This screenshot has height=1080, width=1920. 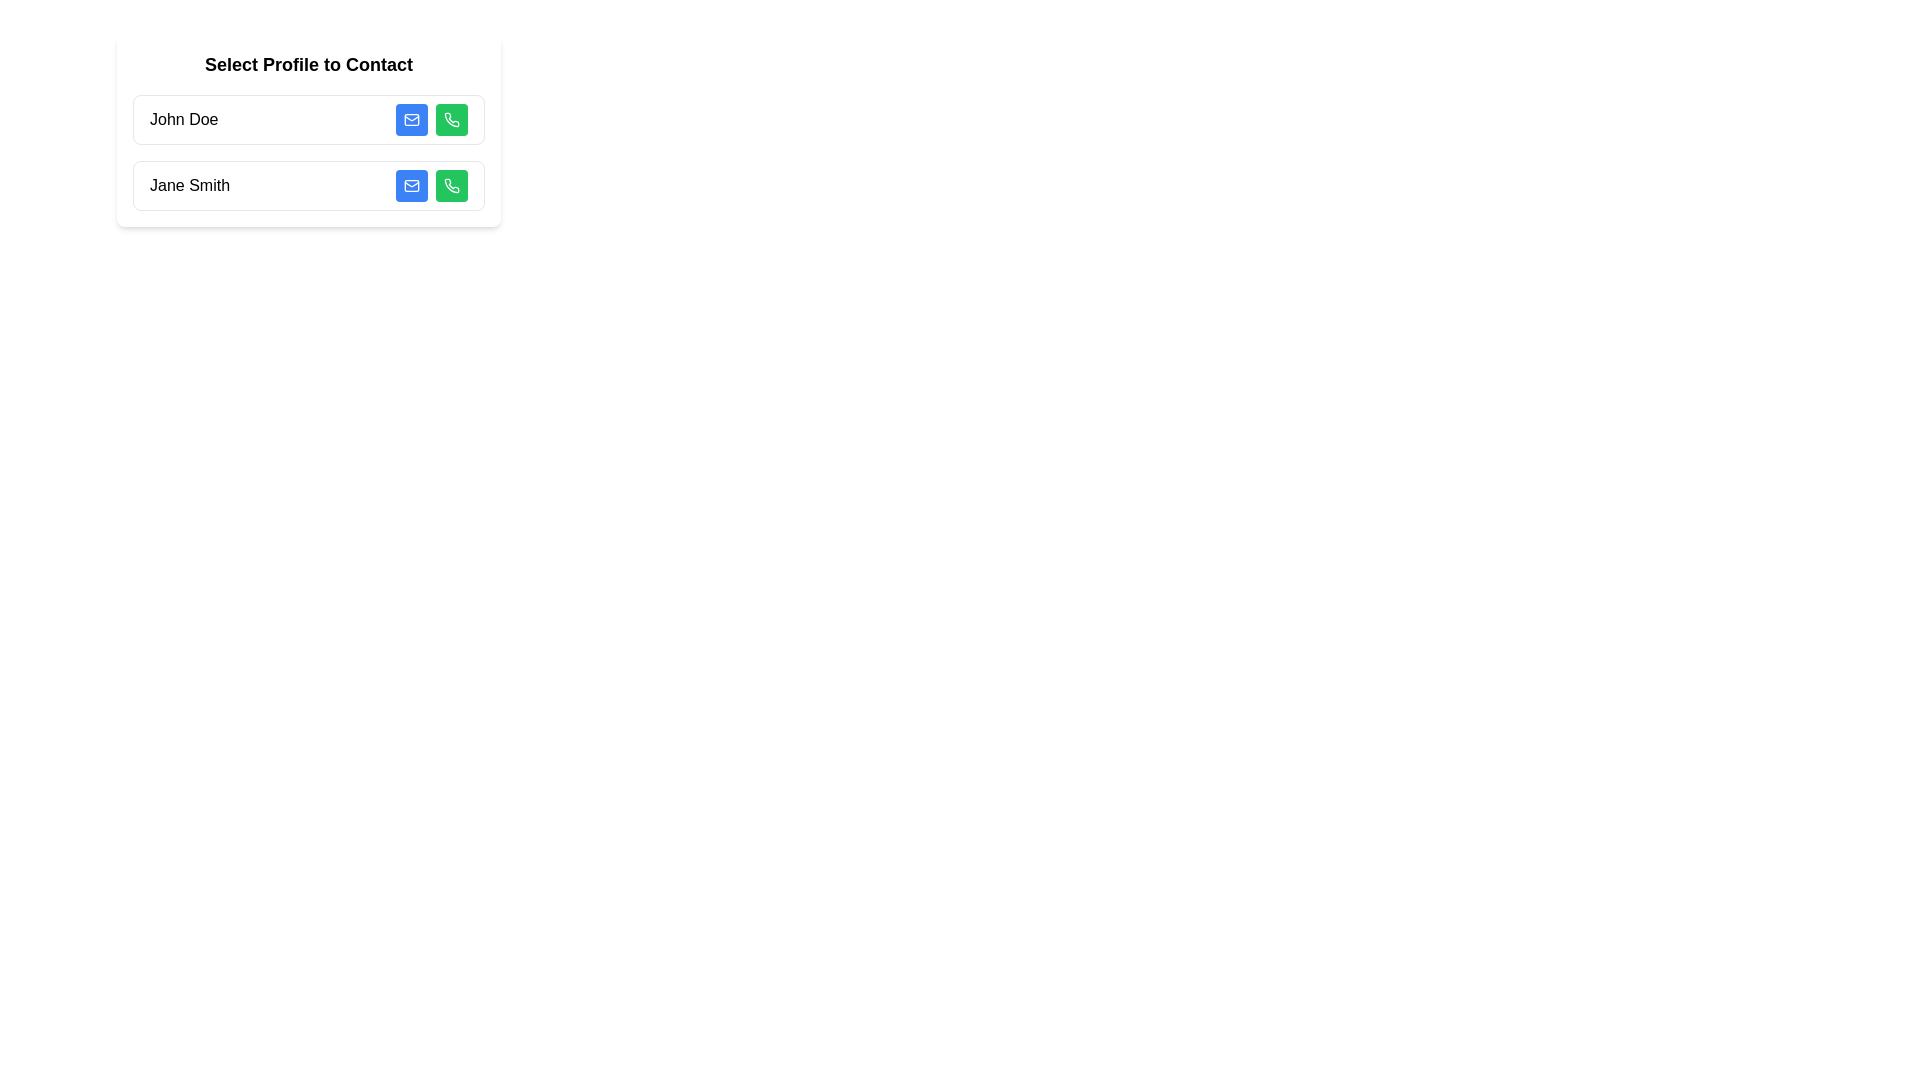 What do you see at coordinates (450, 119) in the screenshot?
I see `the phone call button located in the top-right corner of the first profile row in the 'Select Profile to Contact' list to initiate a phone call` at bounding box center [450, 119].